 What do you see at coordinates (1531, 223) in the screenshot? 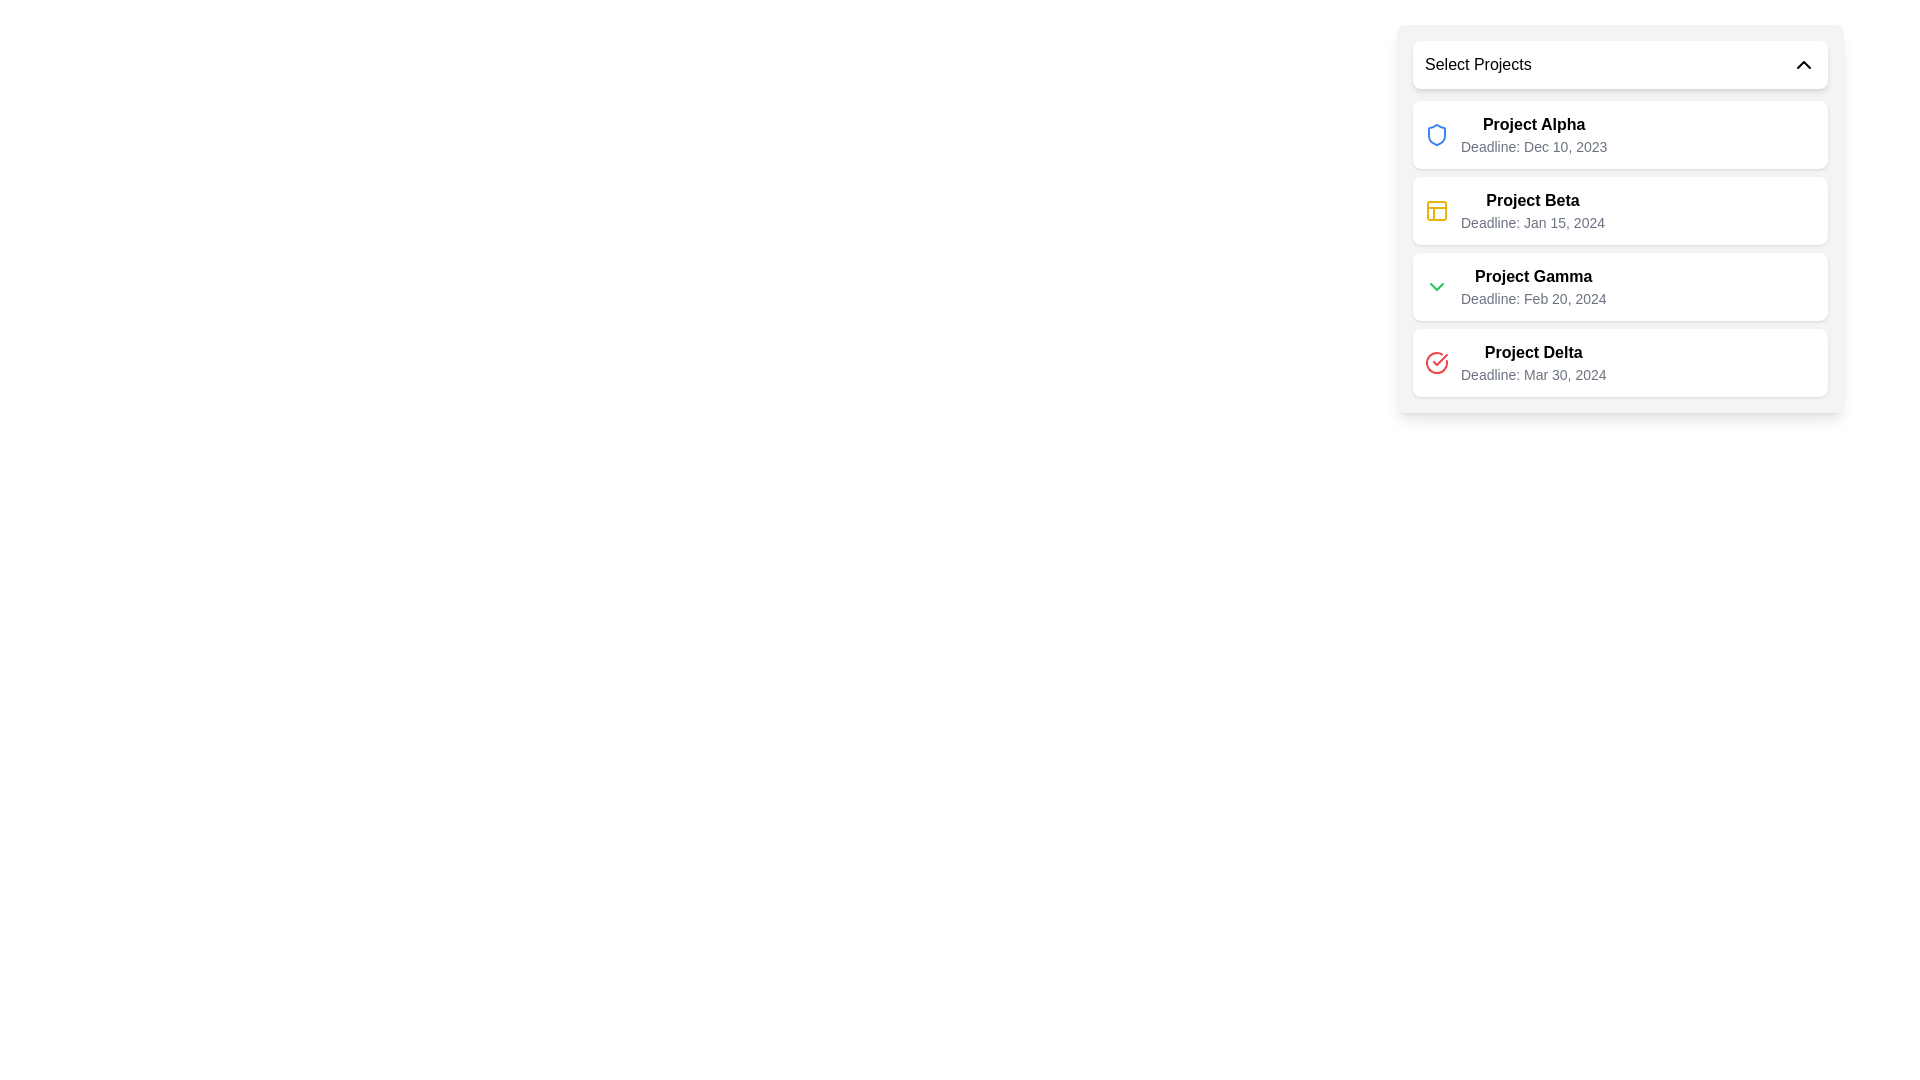
I see `the text label providing deadline information for 'Project Beta' located below its title in the project list` at bounding box center [1531, 223].